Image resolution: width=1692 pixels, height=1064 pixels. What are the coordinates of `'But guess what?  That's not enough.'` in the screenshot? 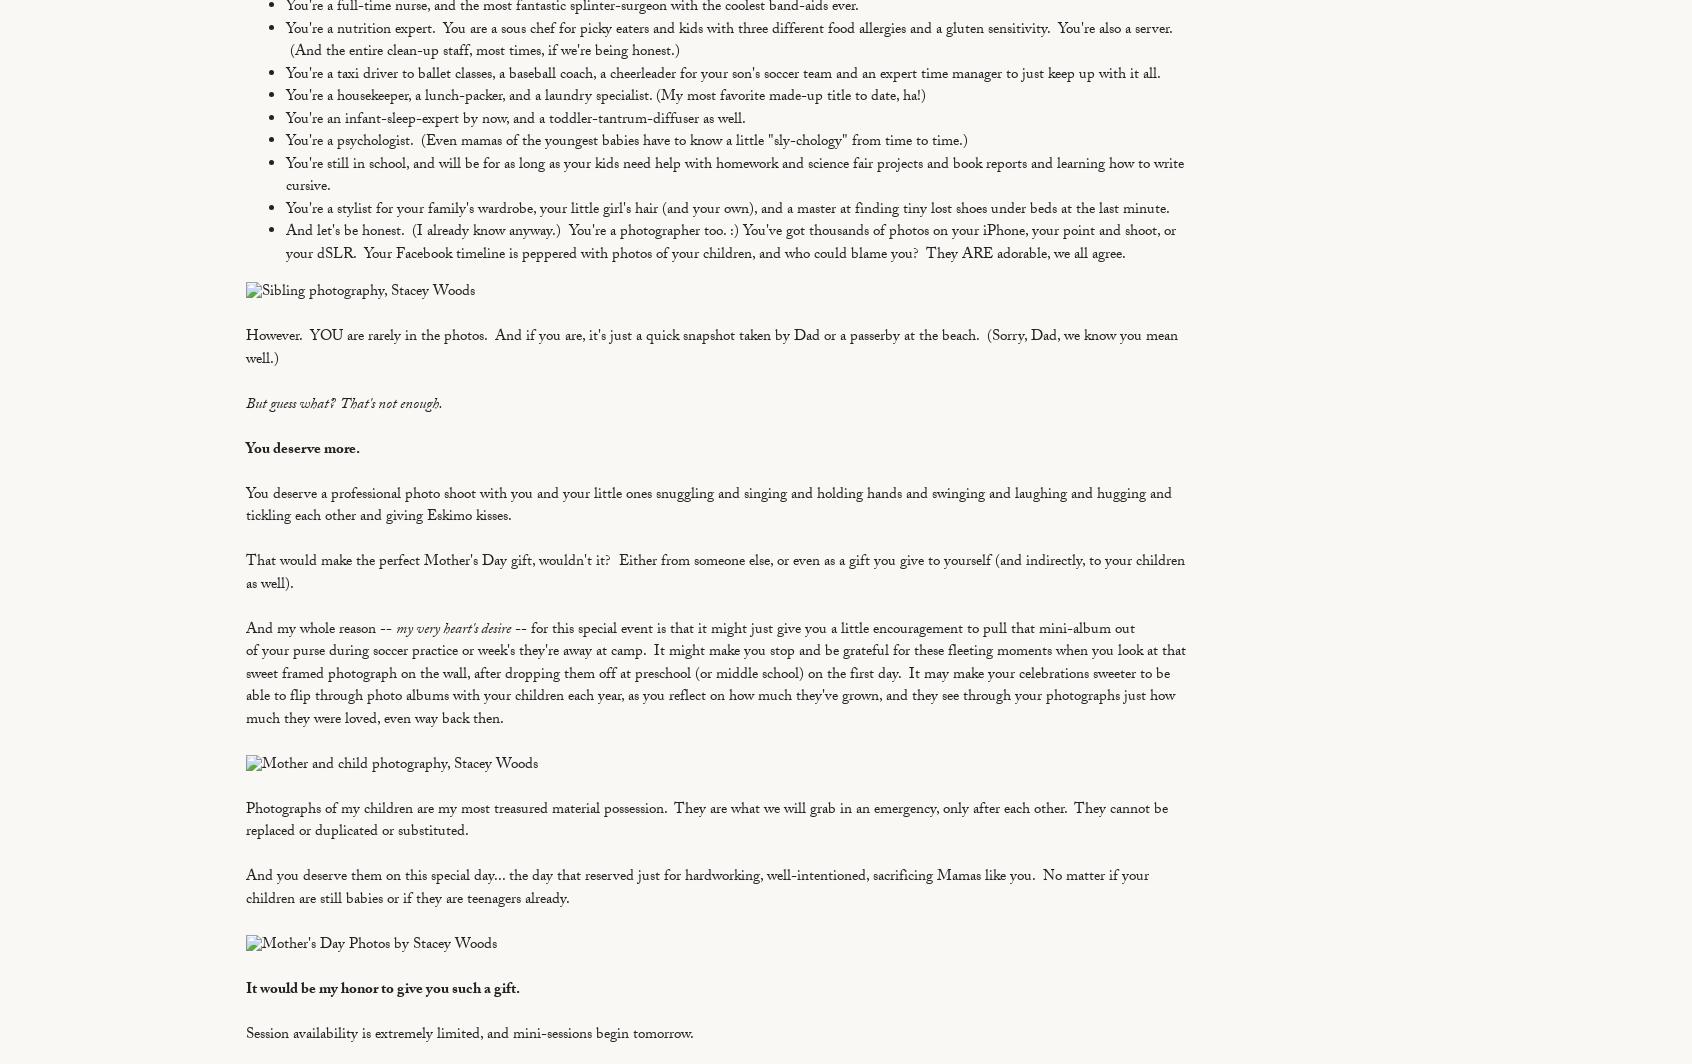 It's located at (343, 404).